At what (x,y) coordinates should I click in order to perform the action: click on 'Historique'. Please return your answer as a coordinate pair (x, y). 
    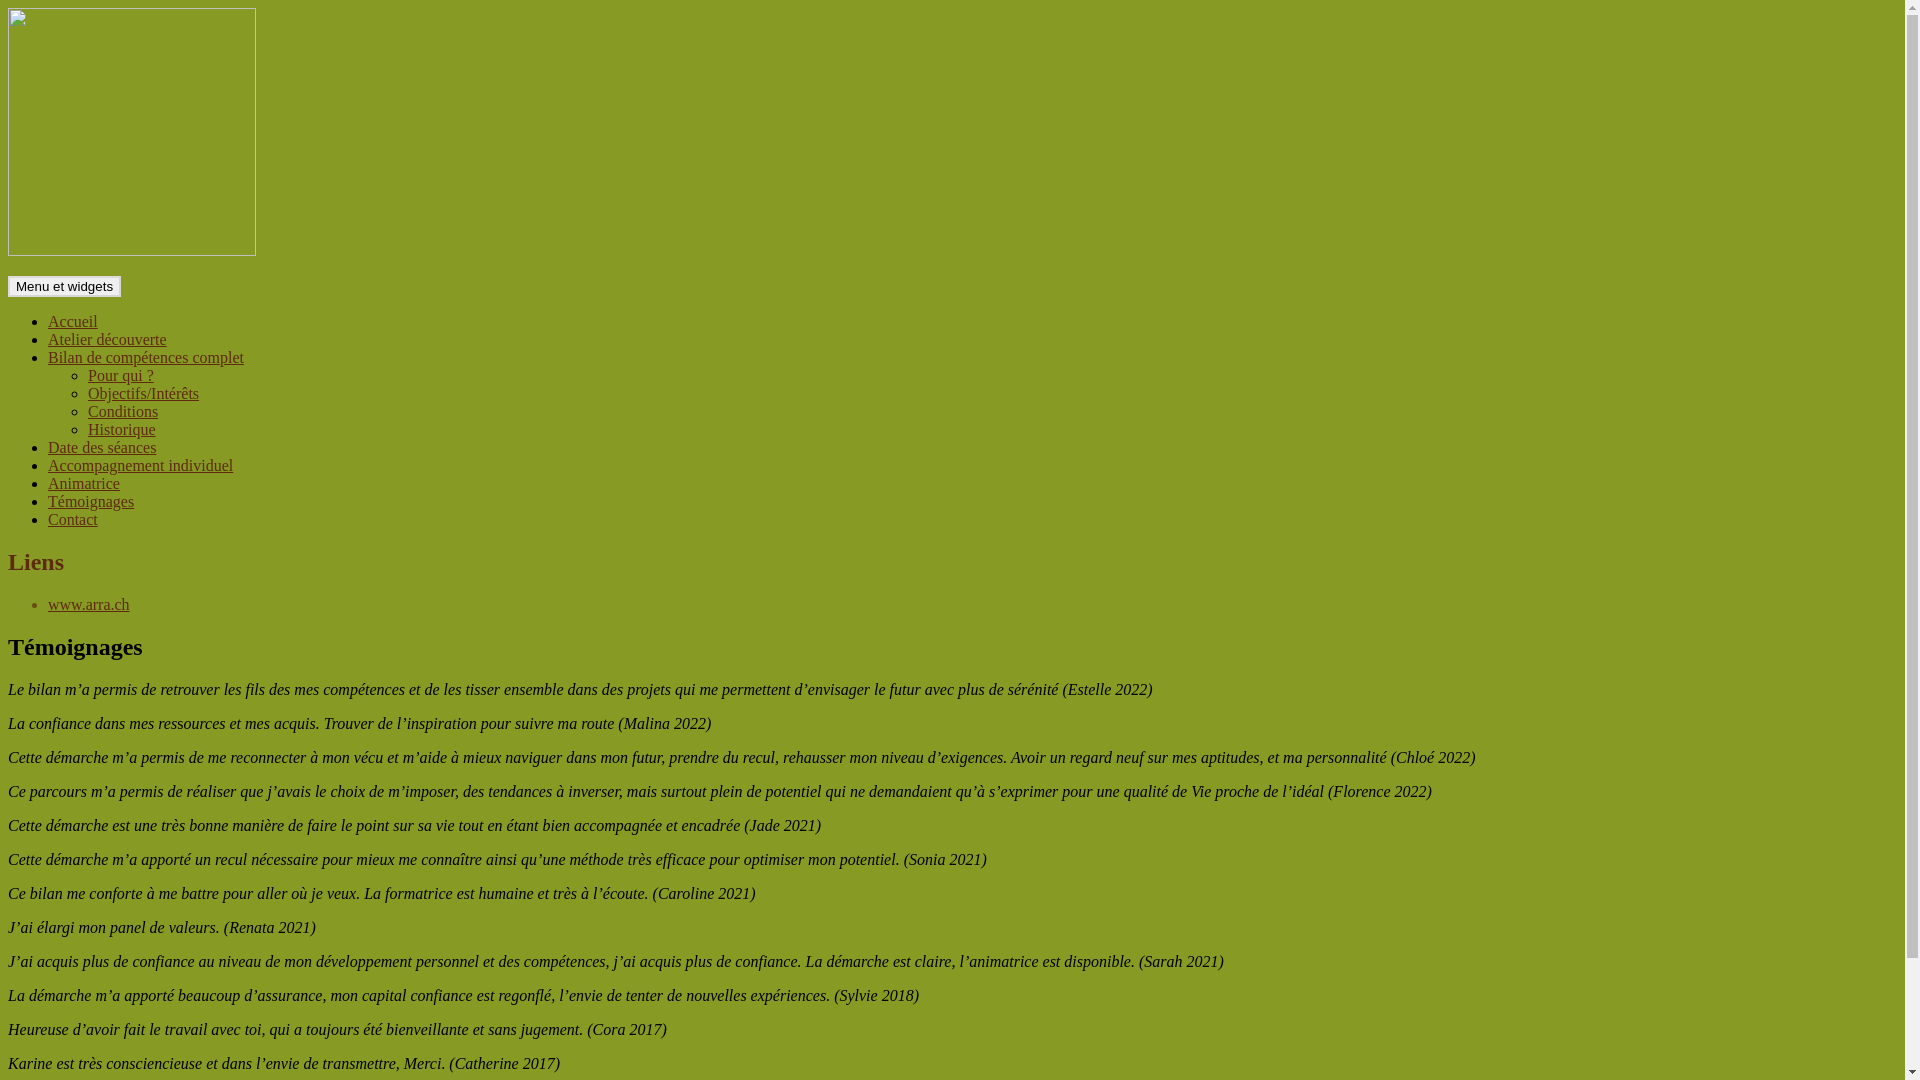
    Looking at the image, I should click on (120, 428).